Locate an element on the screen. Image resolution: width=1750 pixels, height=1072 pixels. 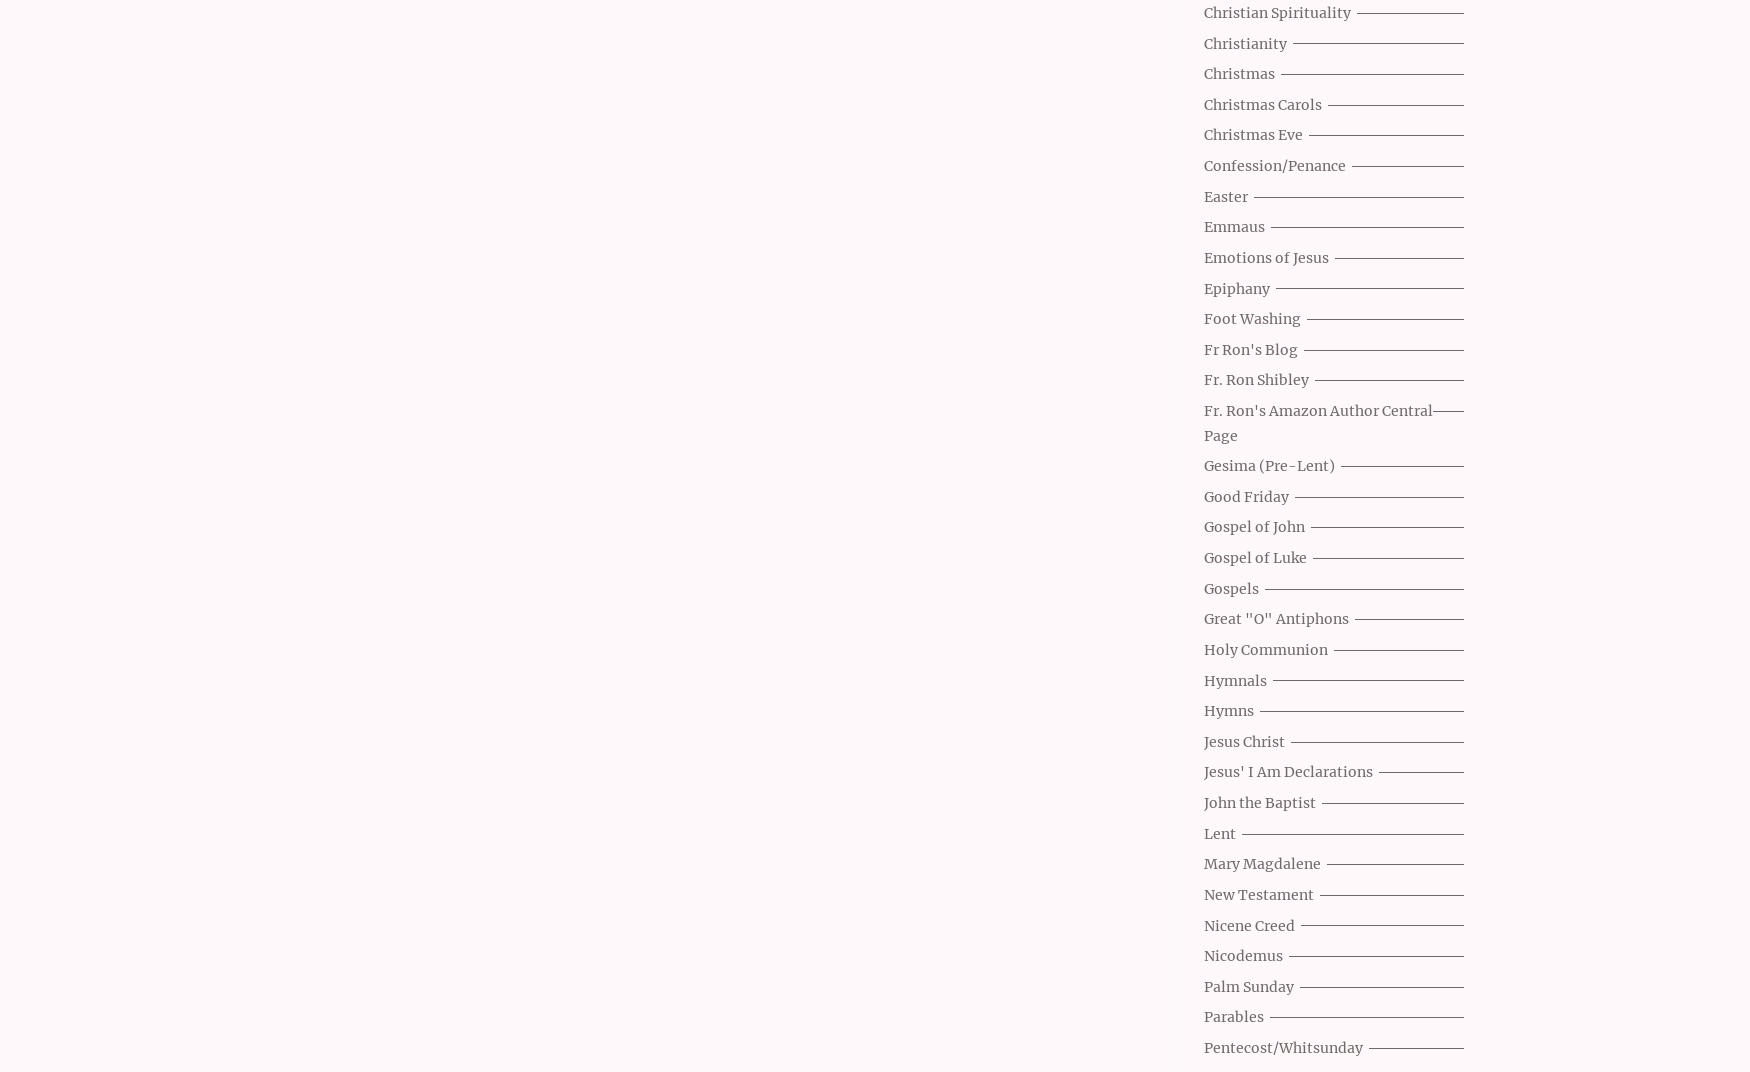
'Christianity' is located at coordinates (1204, 41).